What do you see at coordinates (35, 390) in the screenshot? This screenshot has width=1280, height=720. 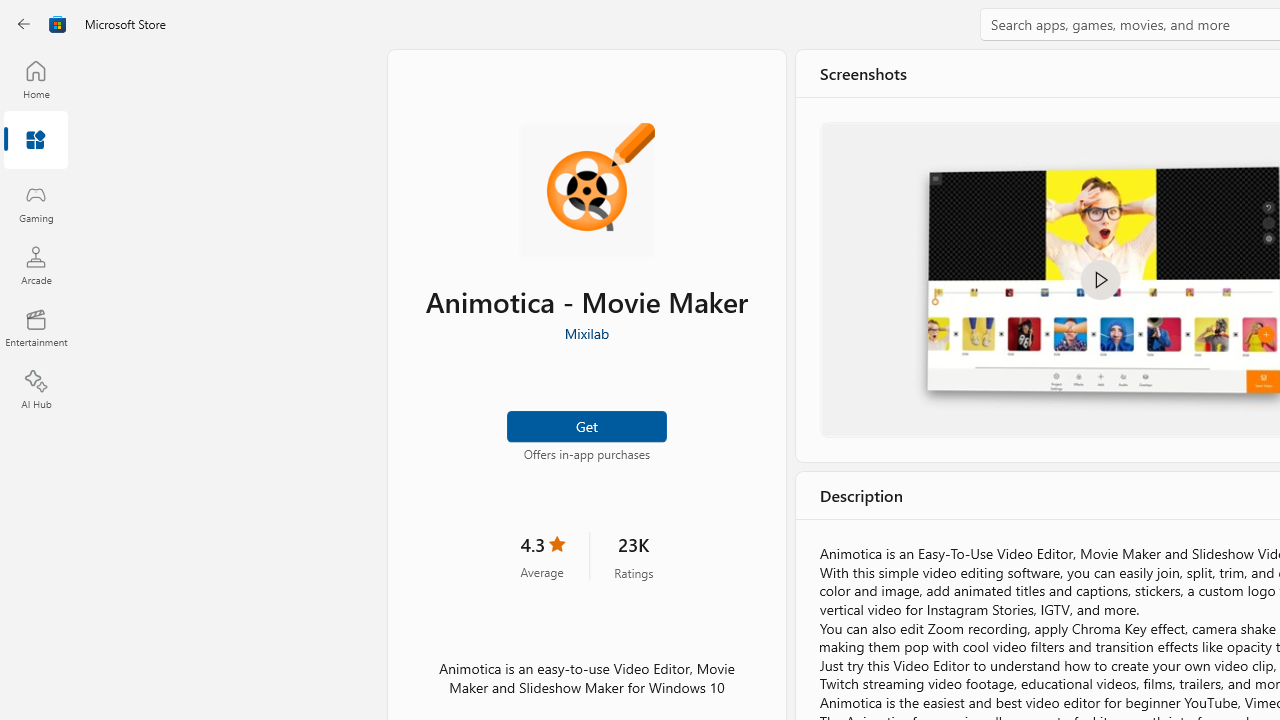 I see `'AI Hub'` at bounding box center [35, 390].